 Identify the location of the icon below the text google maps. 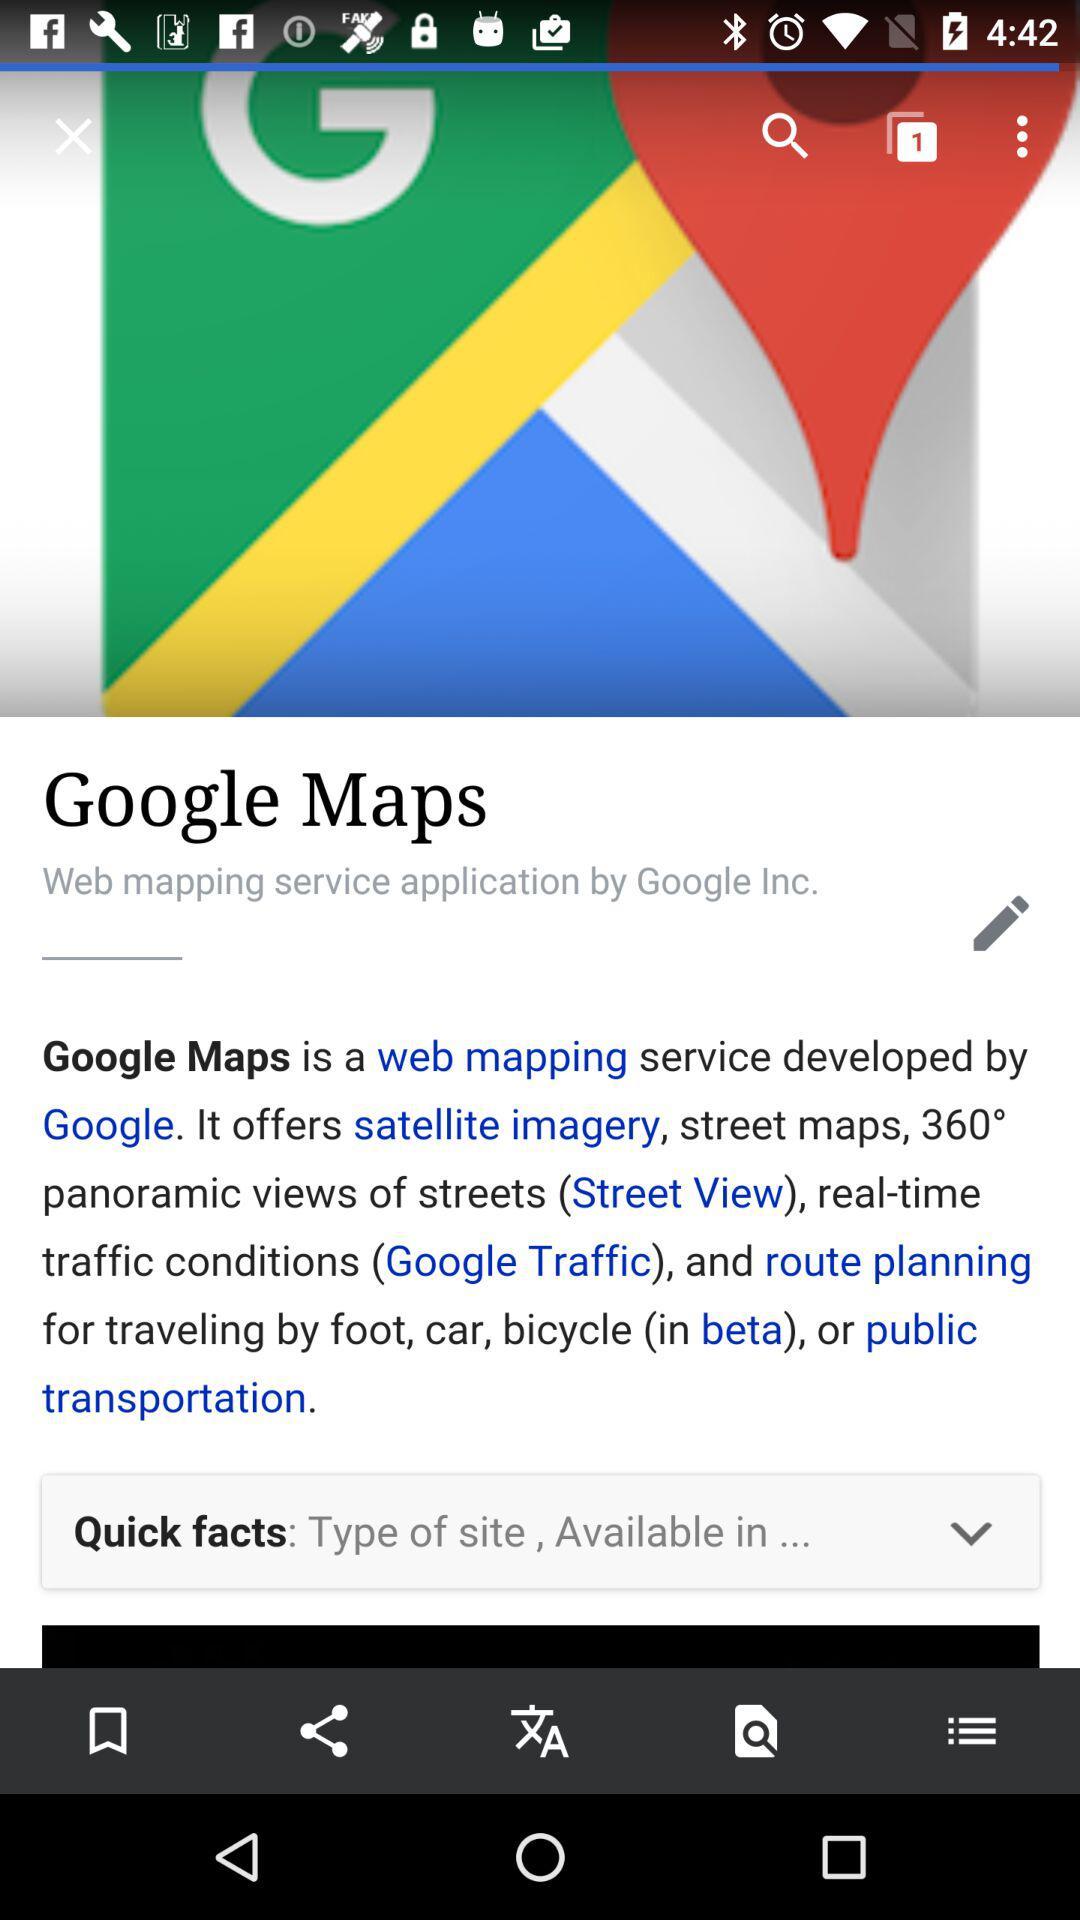
(1001, 922).